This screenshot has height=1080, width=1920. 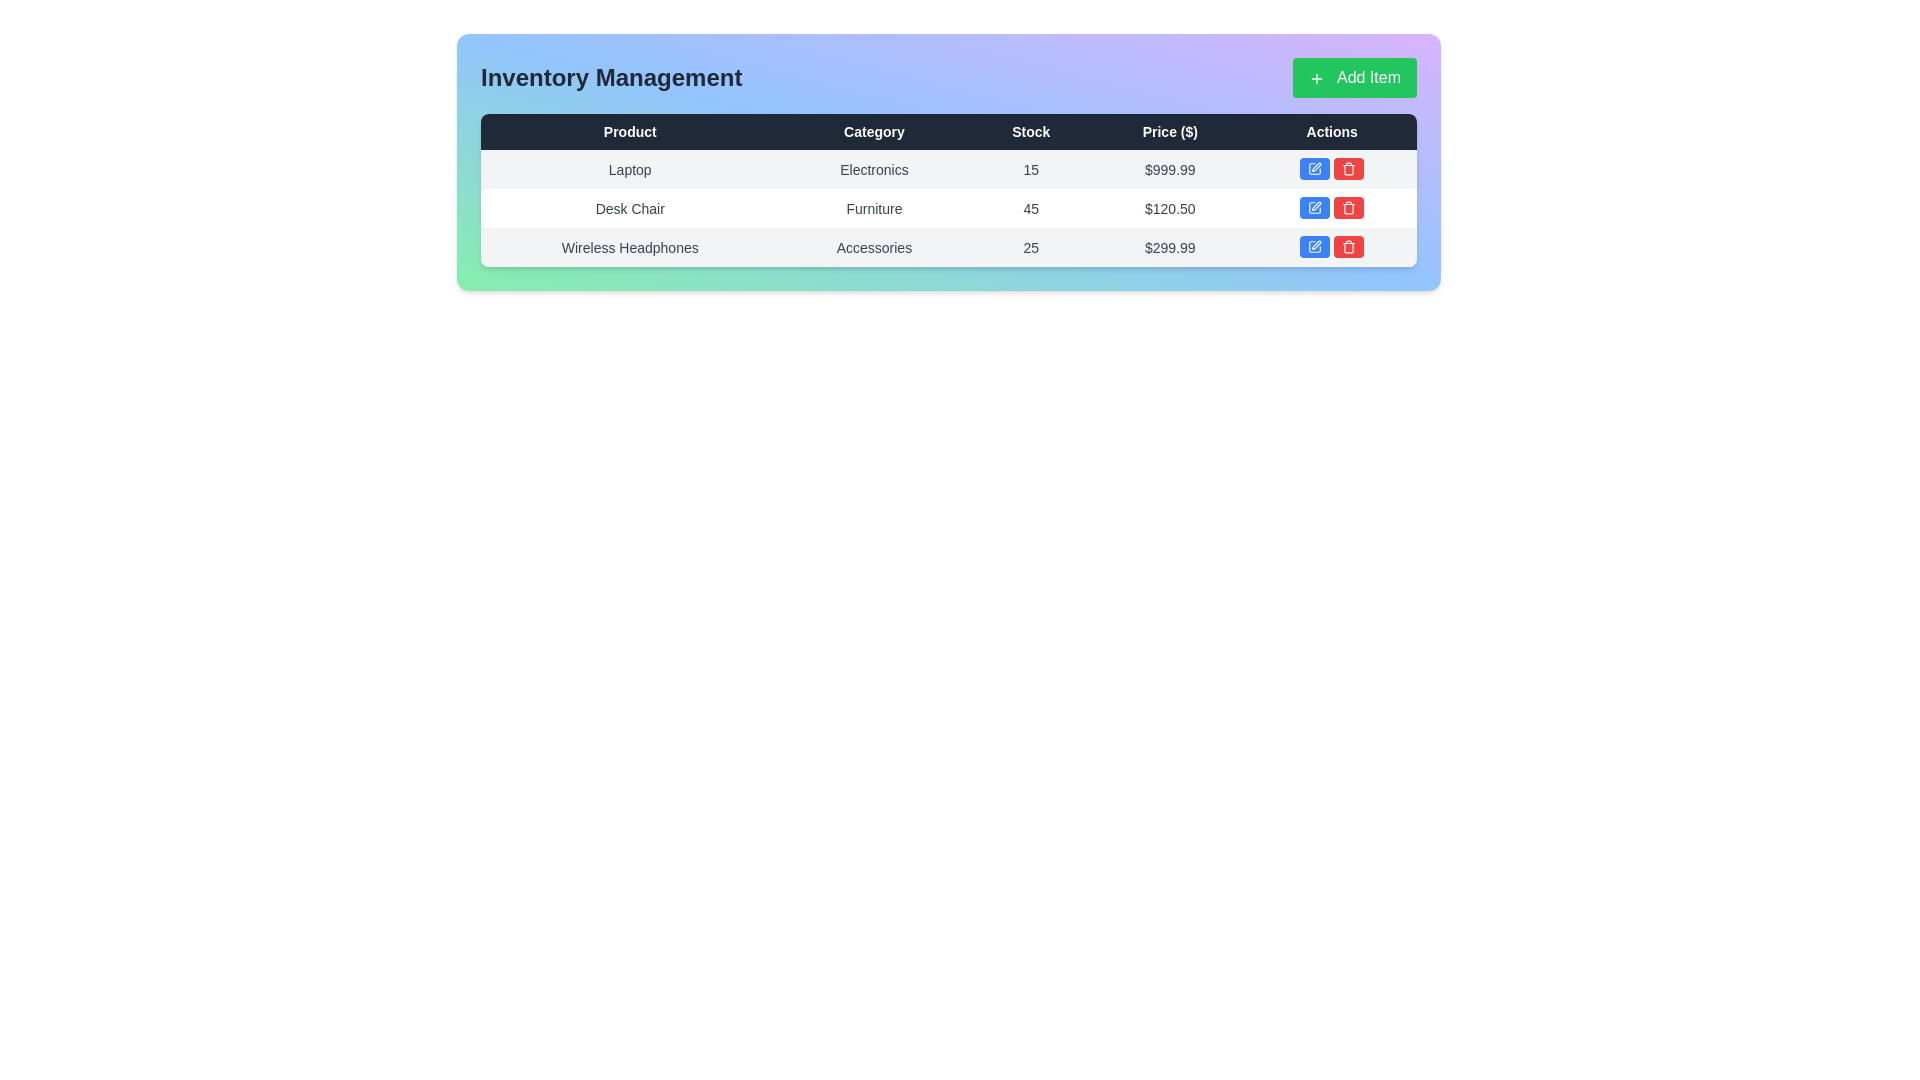 What do you see at coordinates (629, 208) in the screenshot?
I see `the 'Desk Chair' text label located in the 'Product' column of the table, positioned in the first cell of the second data row` at bounding box center [629, 208].